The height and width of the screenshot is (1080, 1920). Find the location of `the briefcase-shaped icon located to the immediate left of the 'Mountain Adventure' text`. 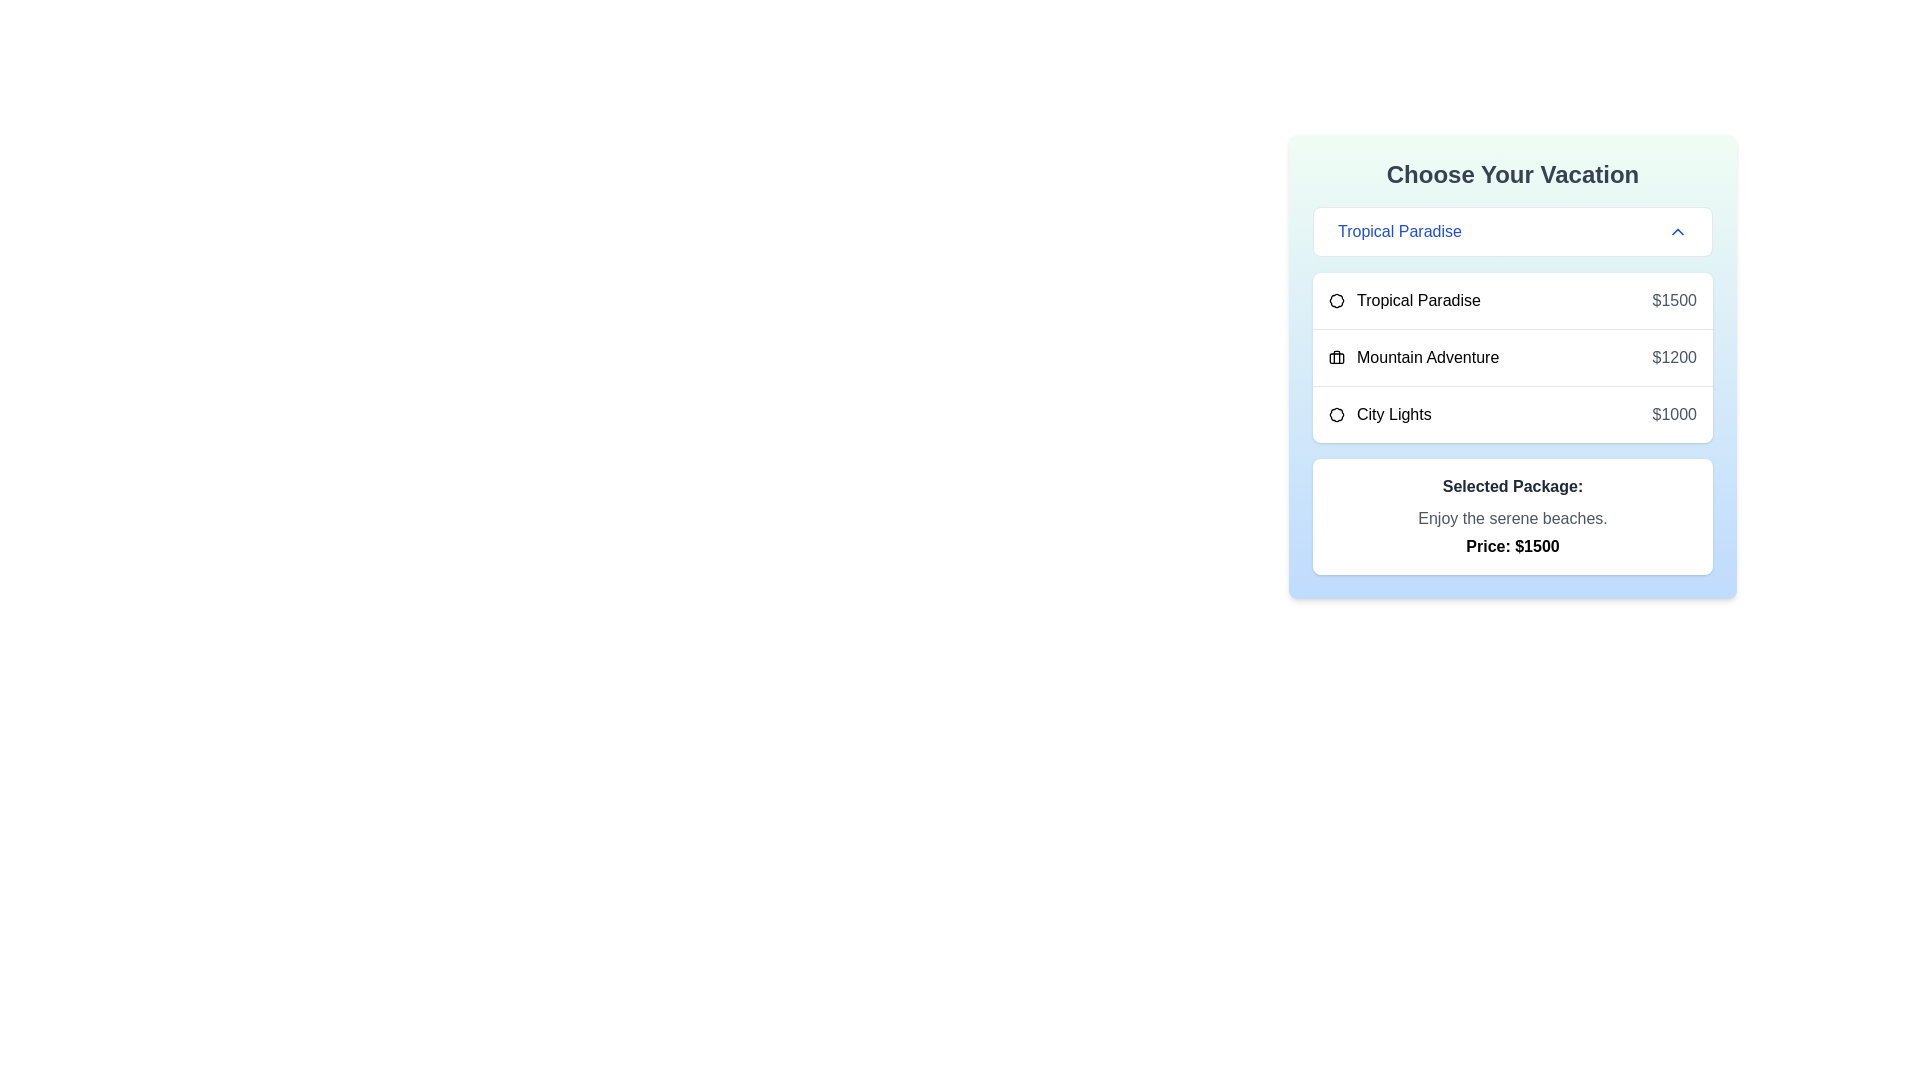

the briefcase-shaped icon located to the immediate left of the 'Mountain Adventure' text is located at coordinates (1337, 357).